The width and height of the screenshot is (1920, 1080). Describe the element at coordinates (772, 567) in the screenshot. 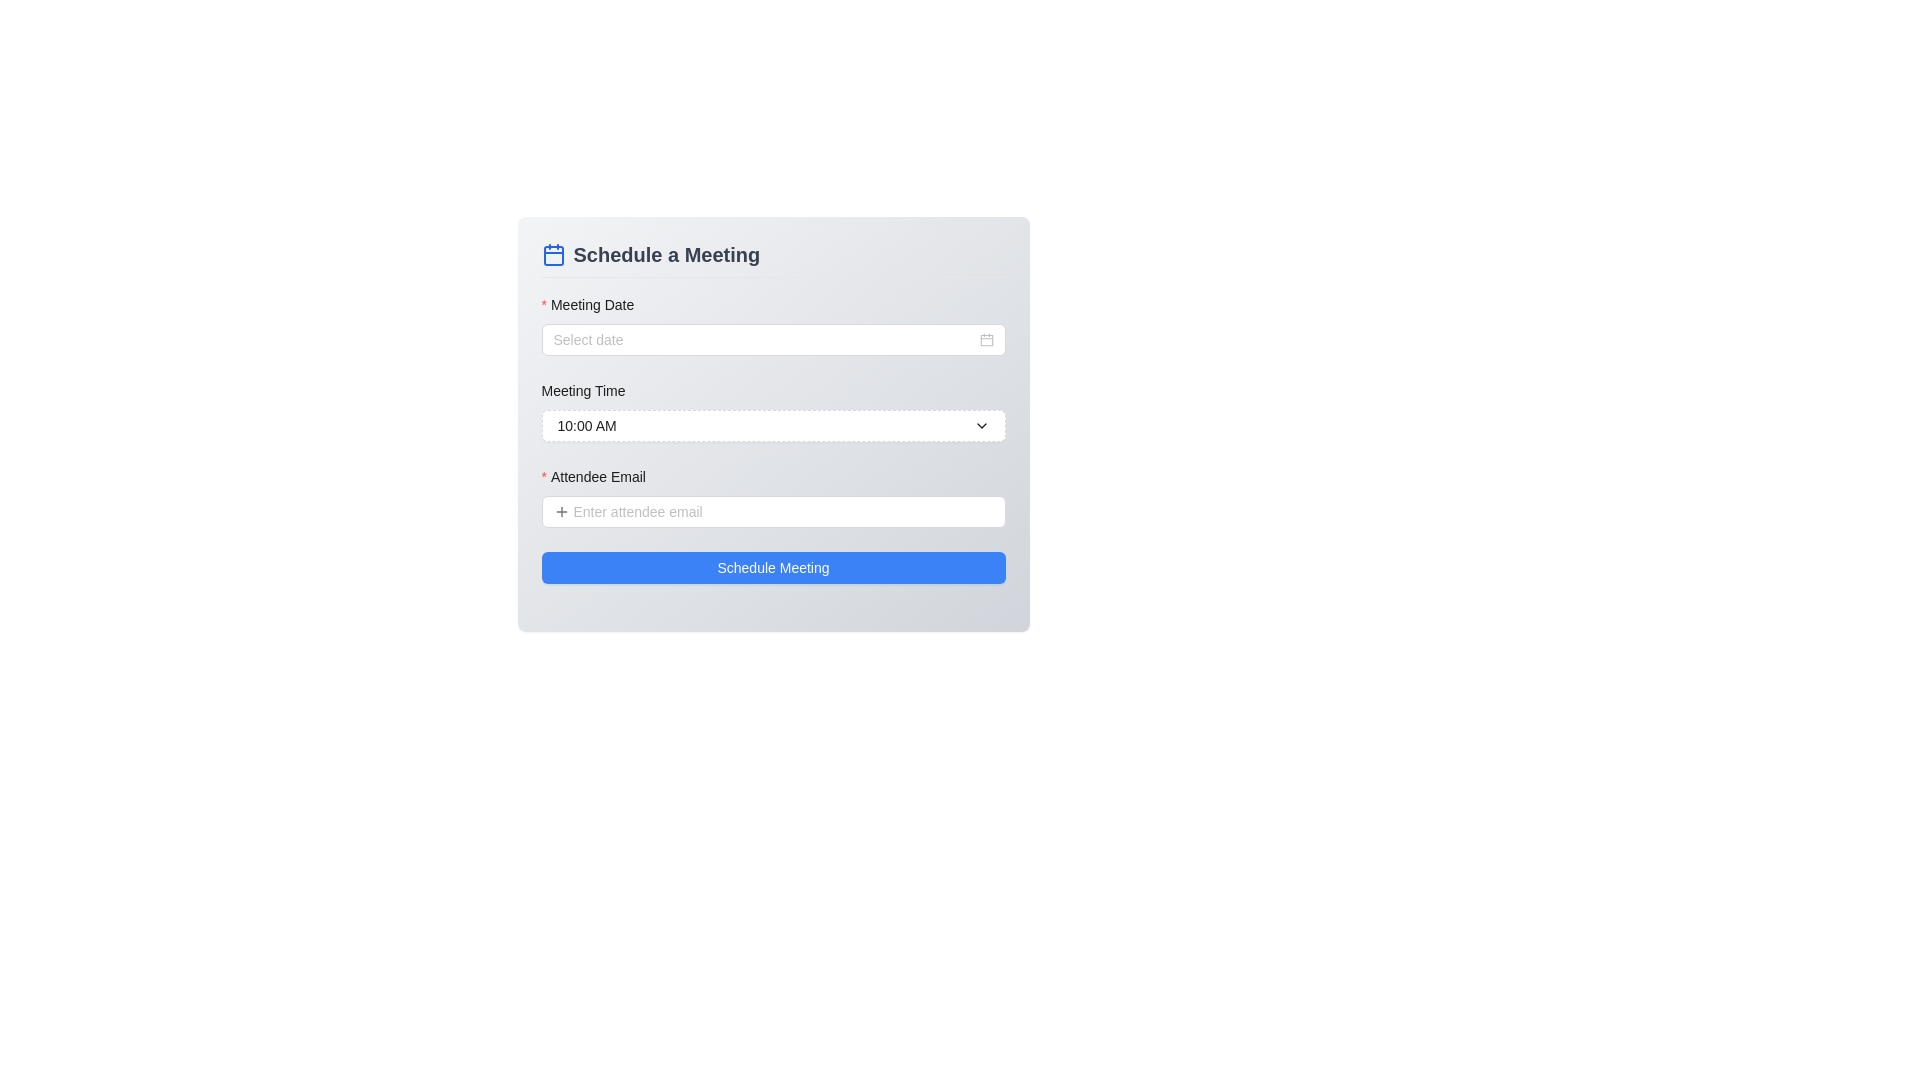

I see `the button labeled 'Schedule Meeting' with a blue background` at that location.